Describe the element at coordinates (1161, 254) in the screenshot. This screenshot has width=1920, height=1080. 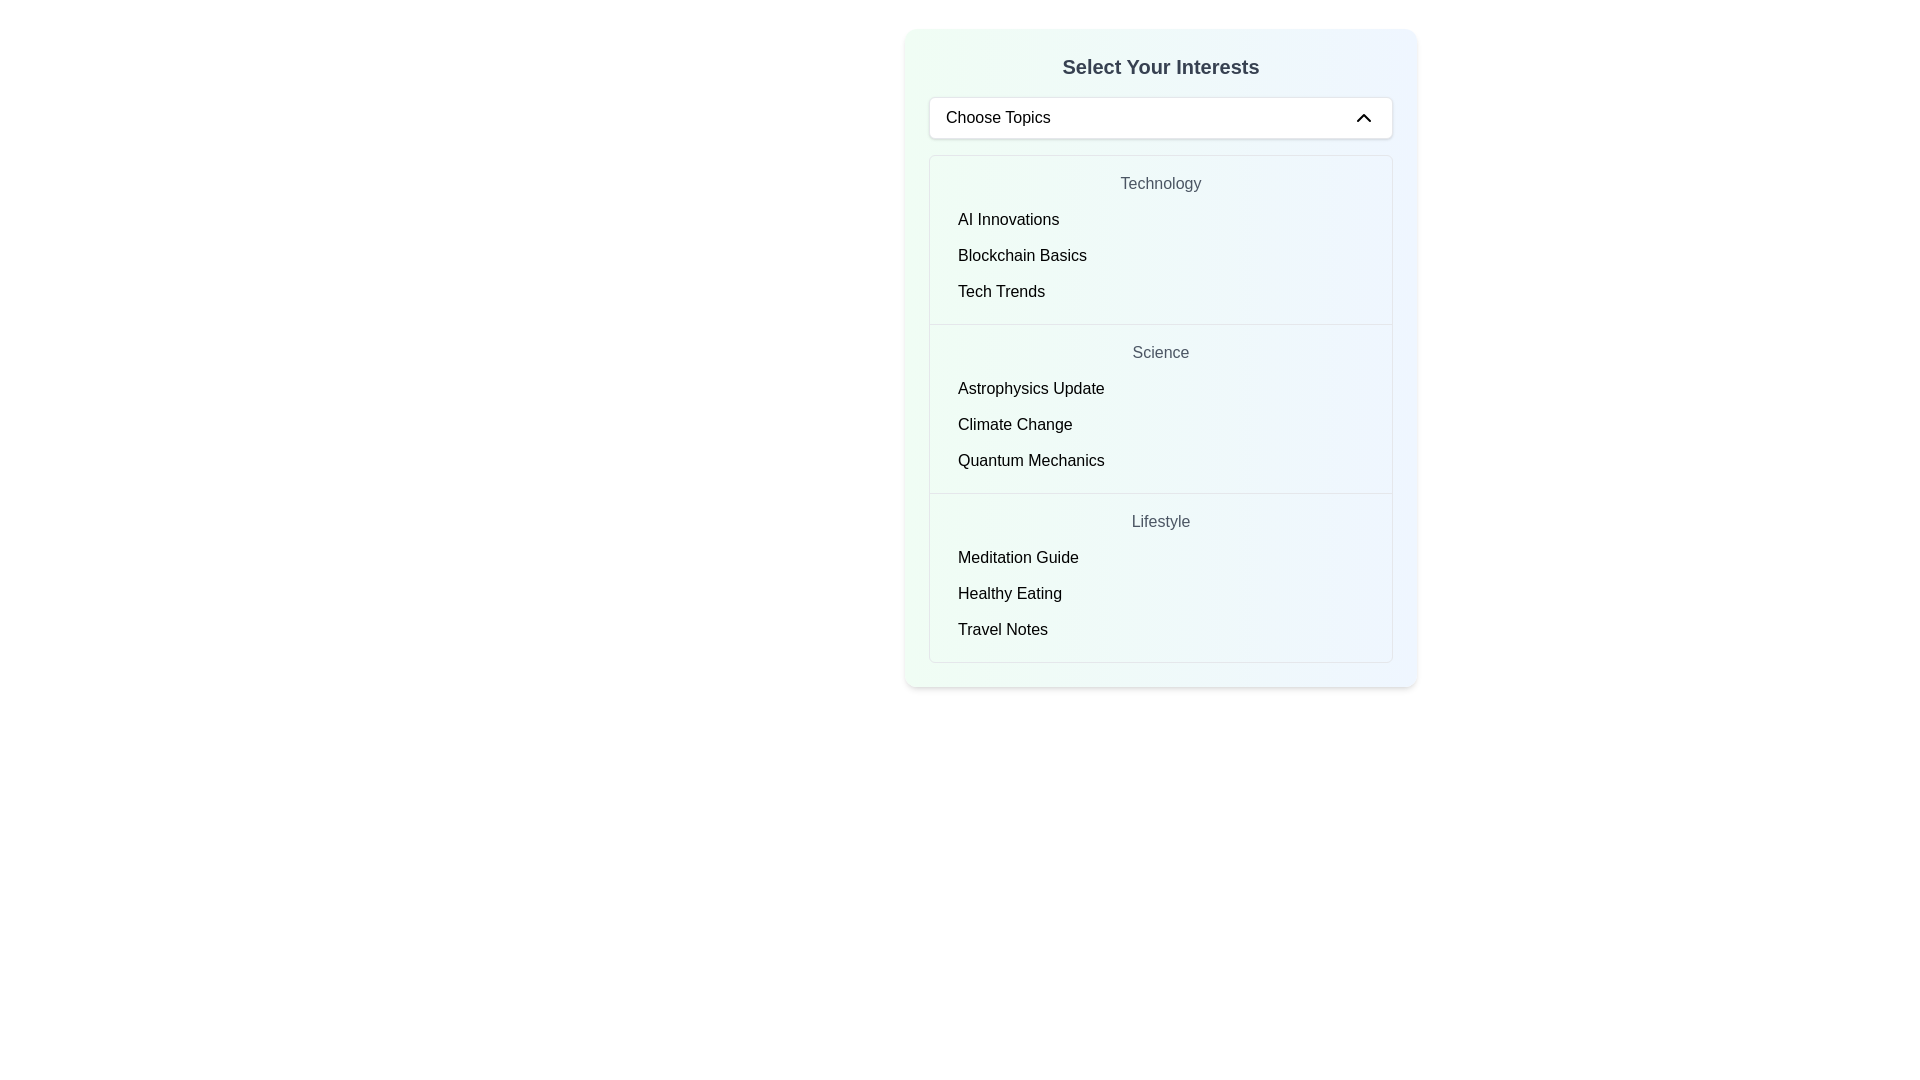
I see `the 'Blockchain Basics' option in the 'Technology' section of the 'Select Your Interests' interface` at that location.